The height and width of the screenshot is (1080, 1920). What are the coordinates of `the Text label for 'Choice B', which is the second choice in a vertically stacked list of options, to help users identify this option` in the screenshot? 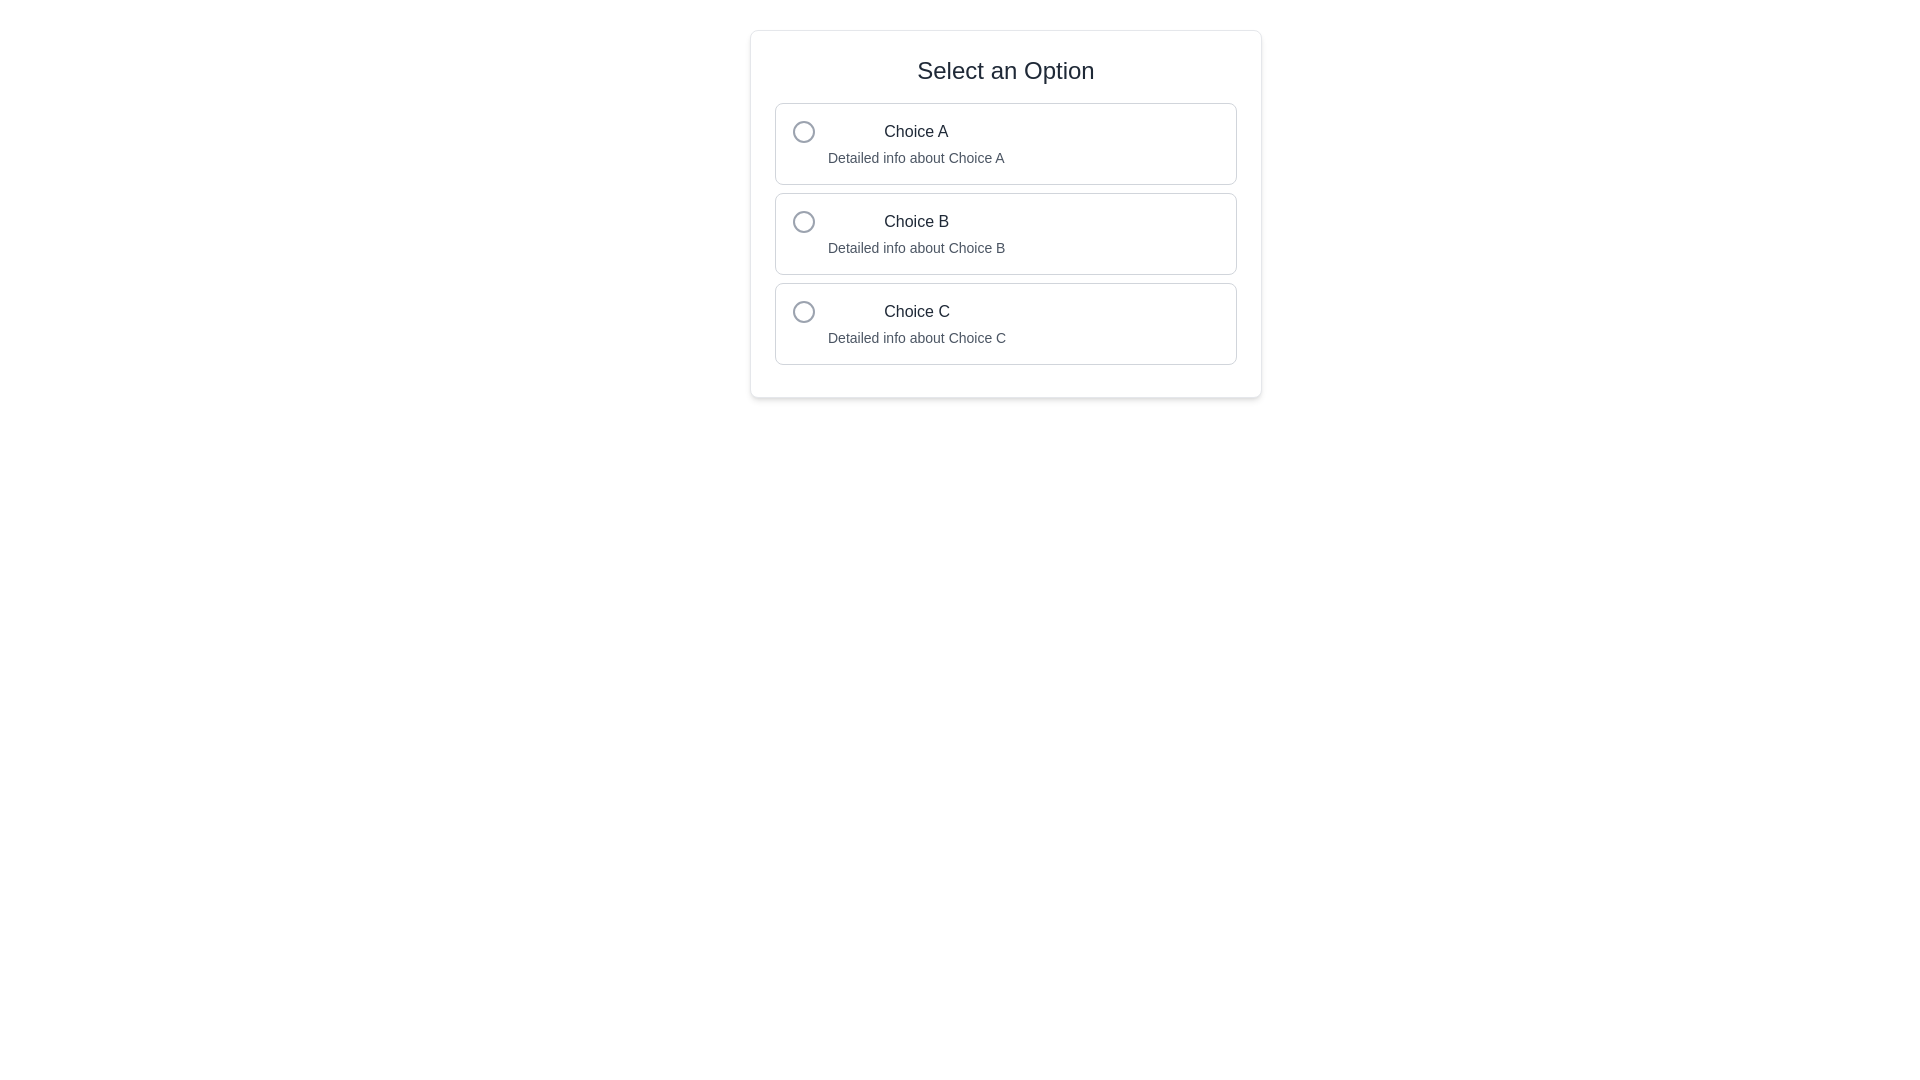 It's located at (915, 222).